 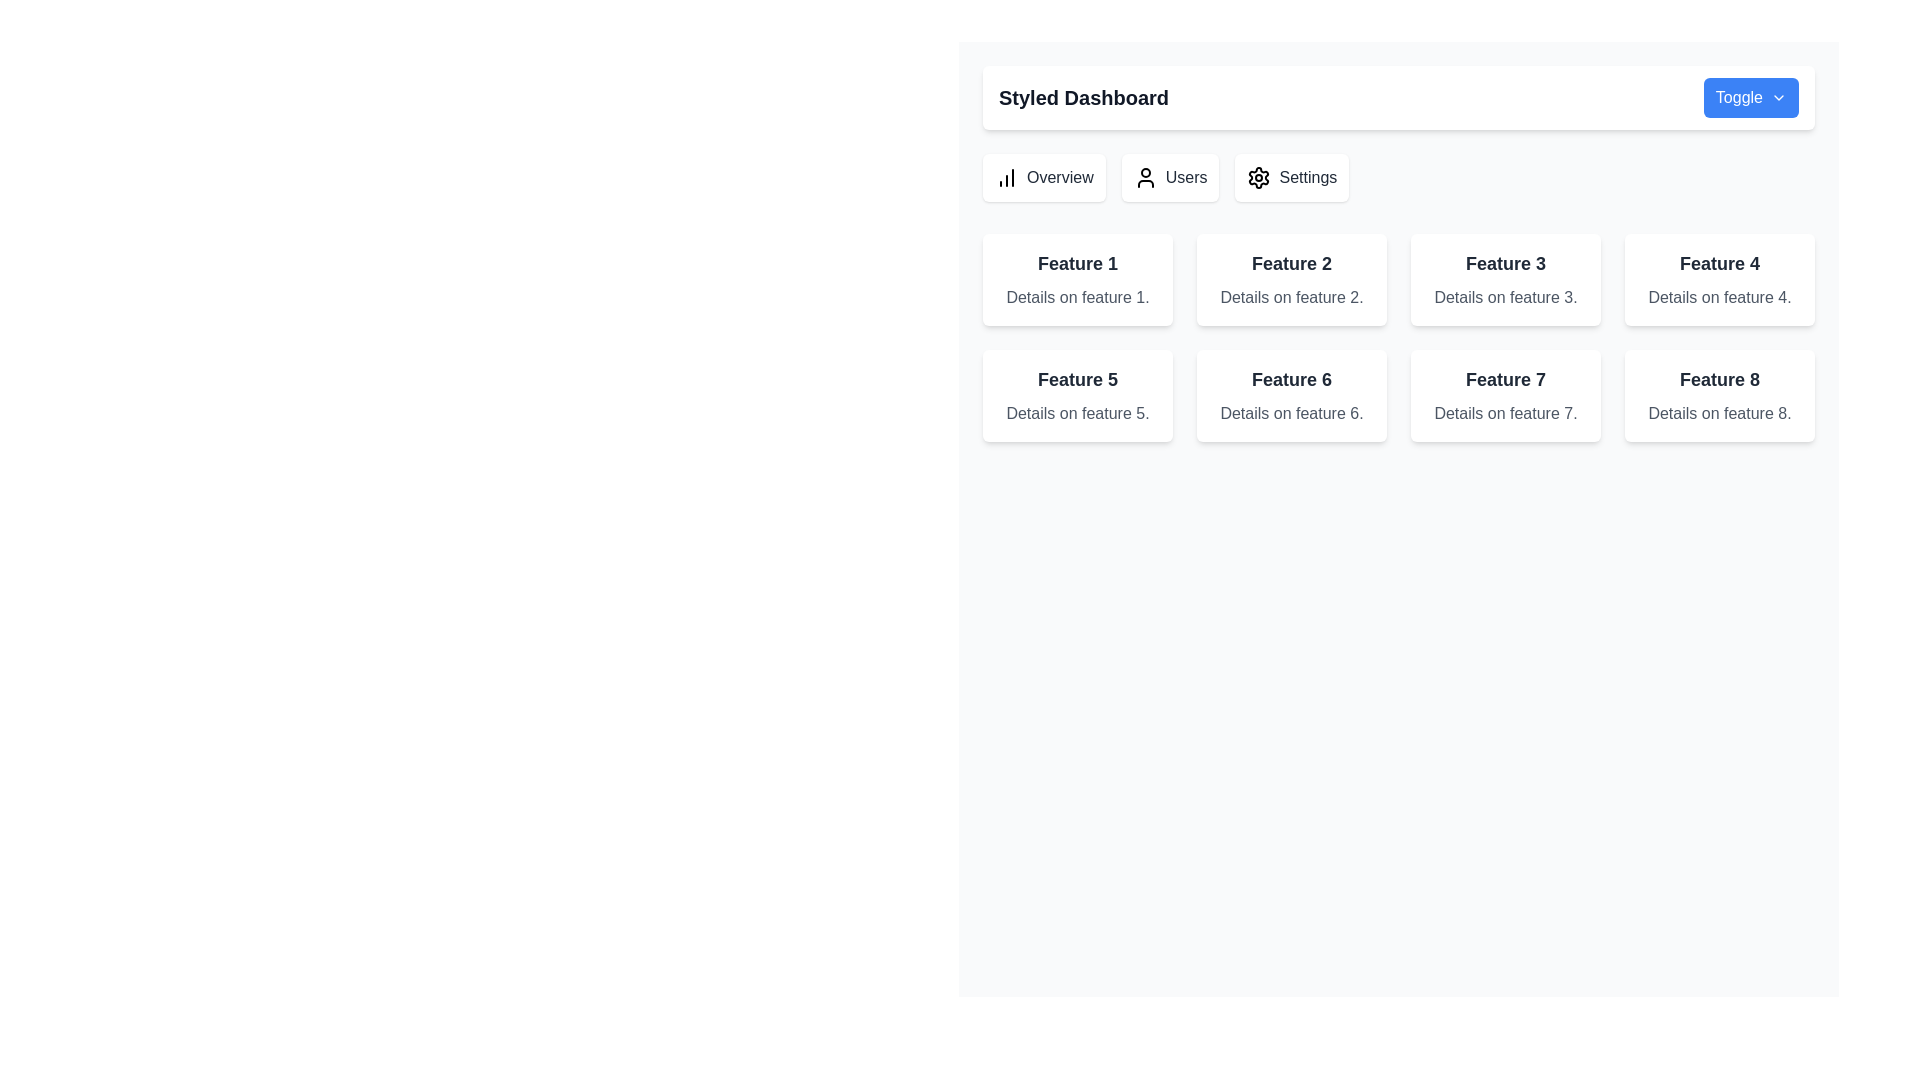 I want to click on displayed text 'Details on feature 5.' from the gray text label located beneath the title 'Feature 5.', so click(x=1077, y=412).